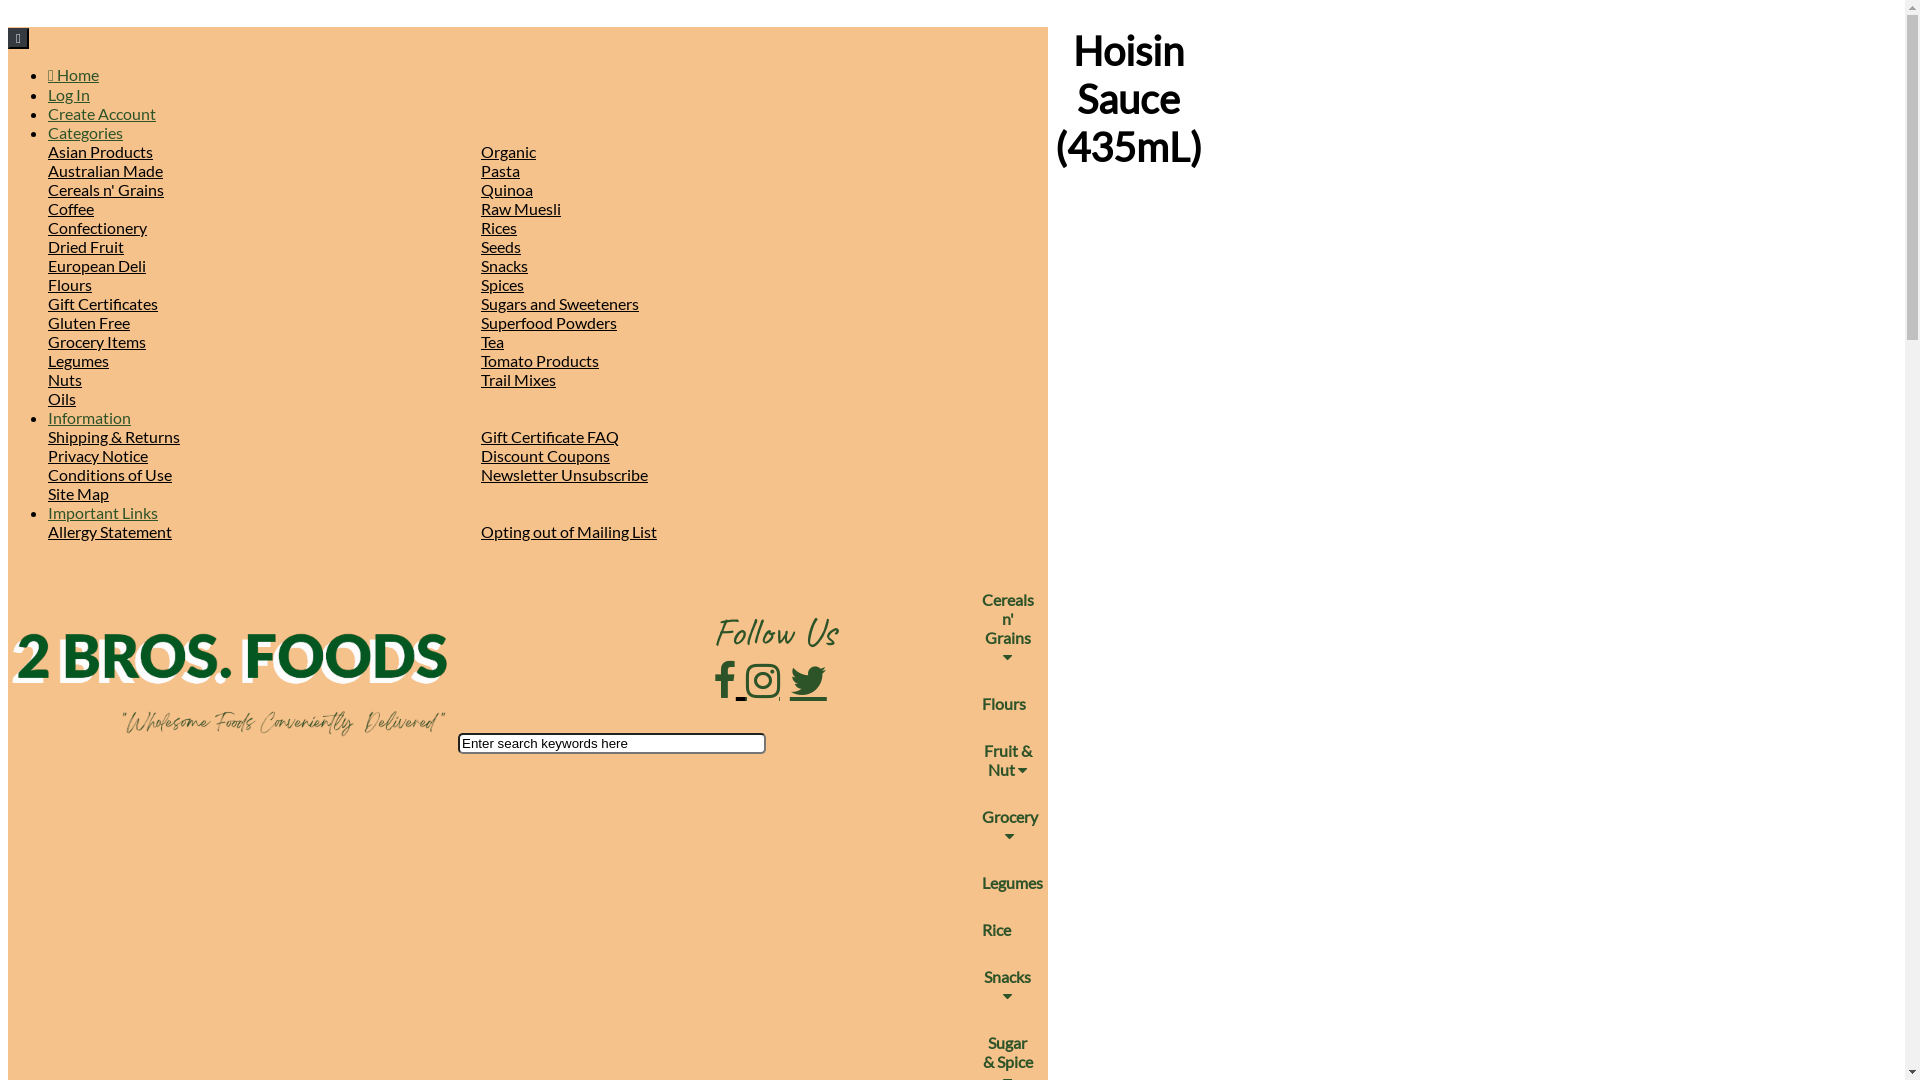  Describe the element at coordinates (502, 284) in the screenshot. I see `'Spices'` at that location.